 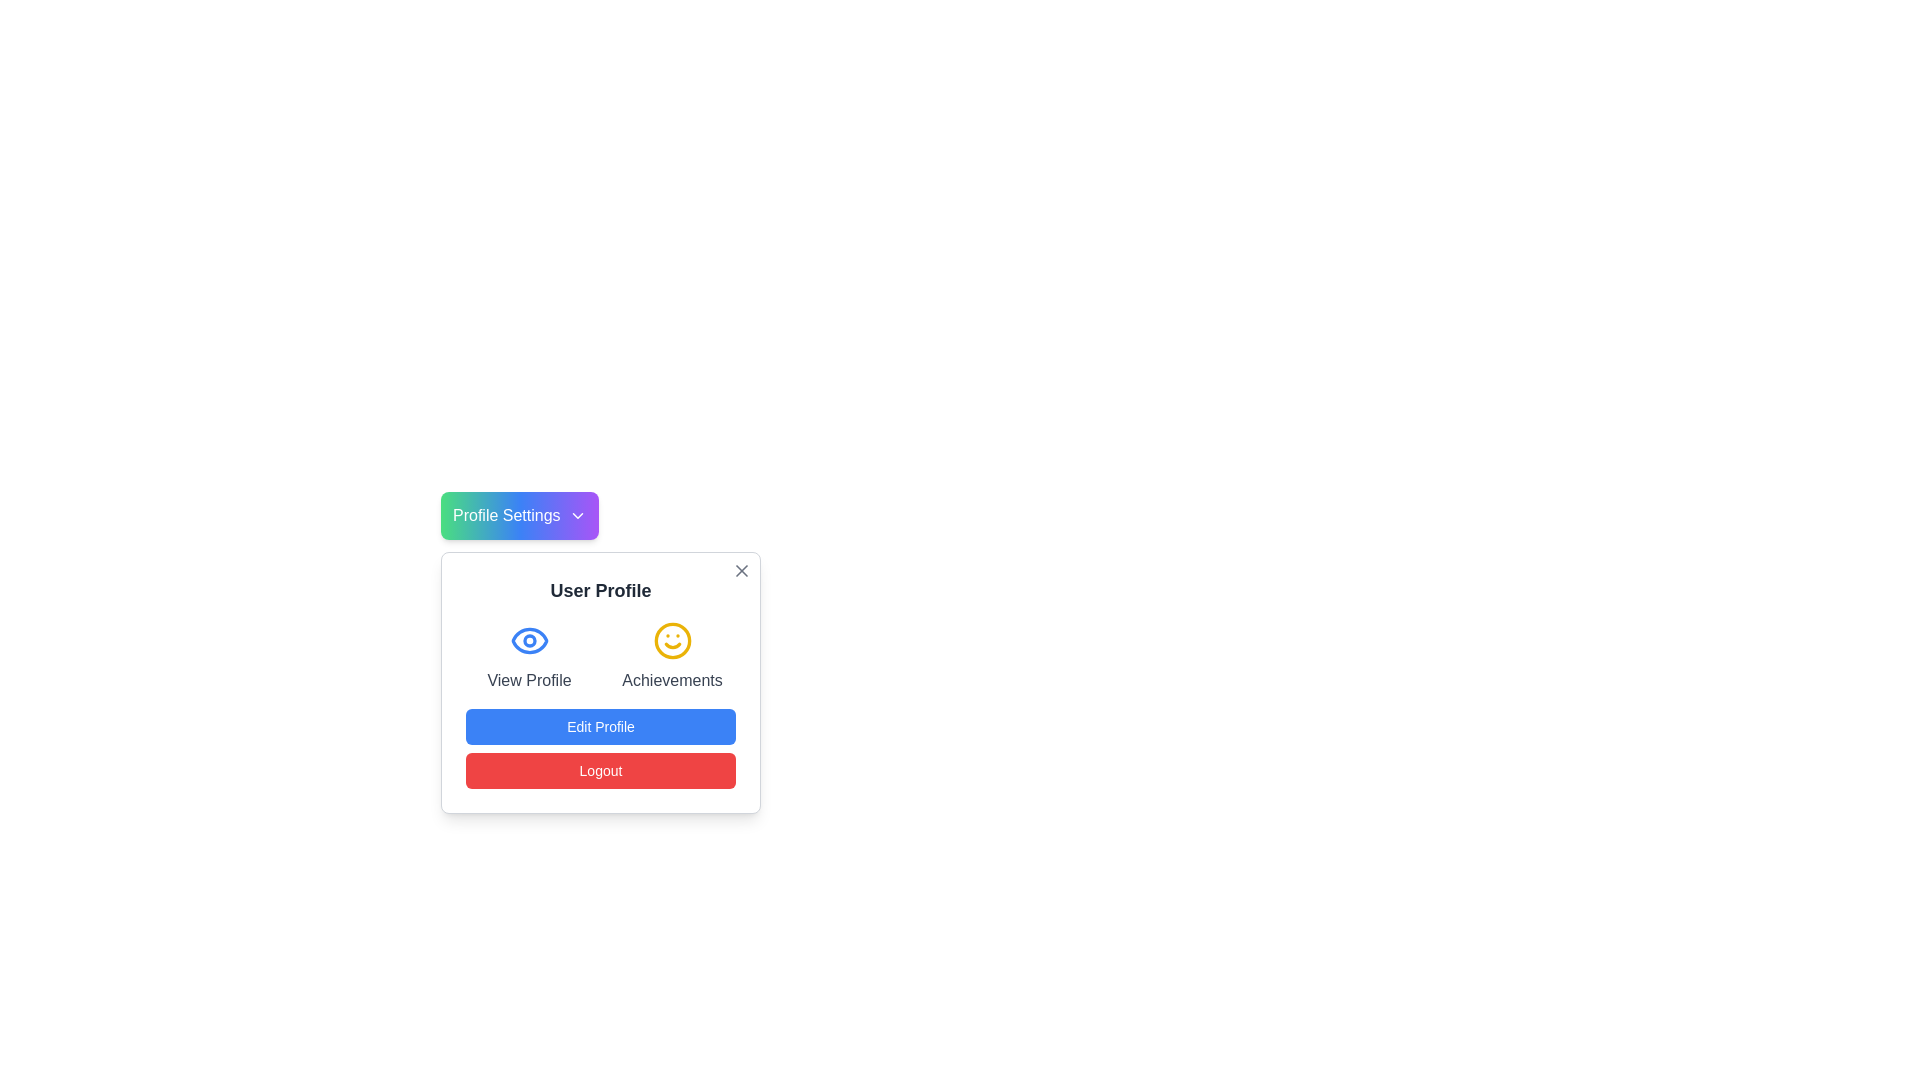 What do you see at coordinates (741, 570) in the screenshot?
I see `the close button located in the top-right corner of the 'User Profile' modal dialog` at bounding box center [741, 570].